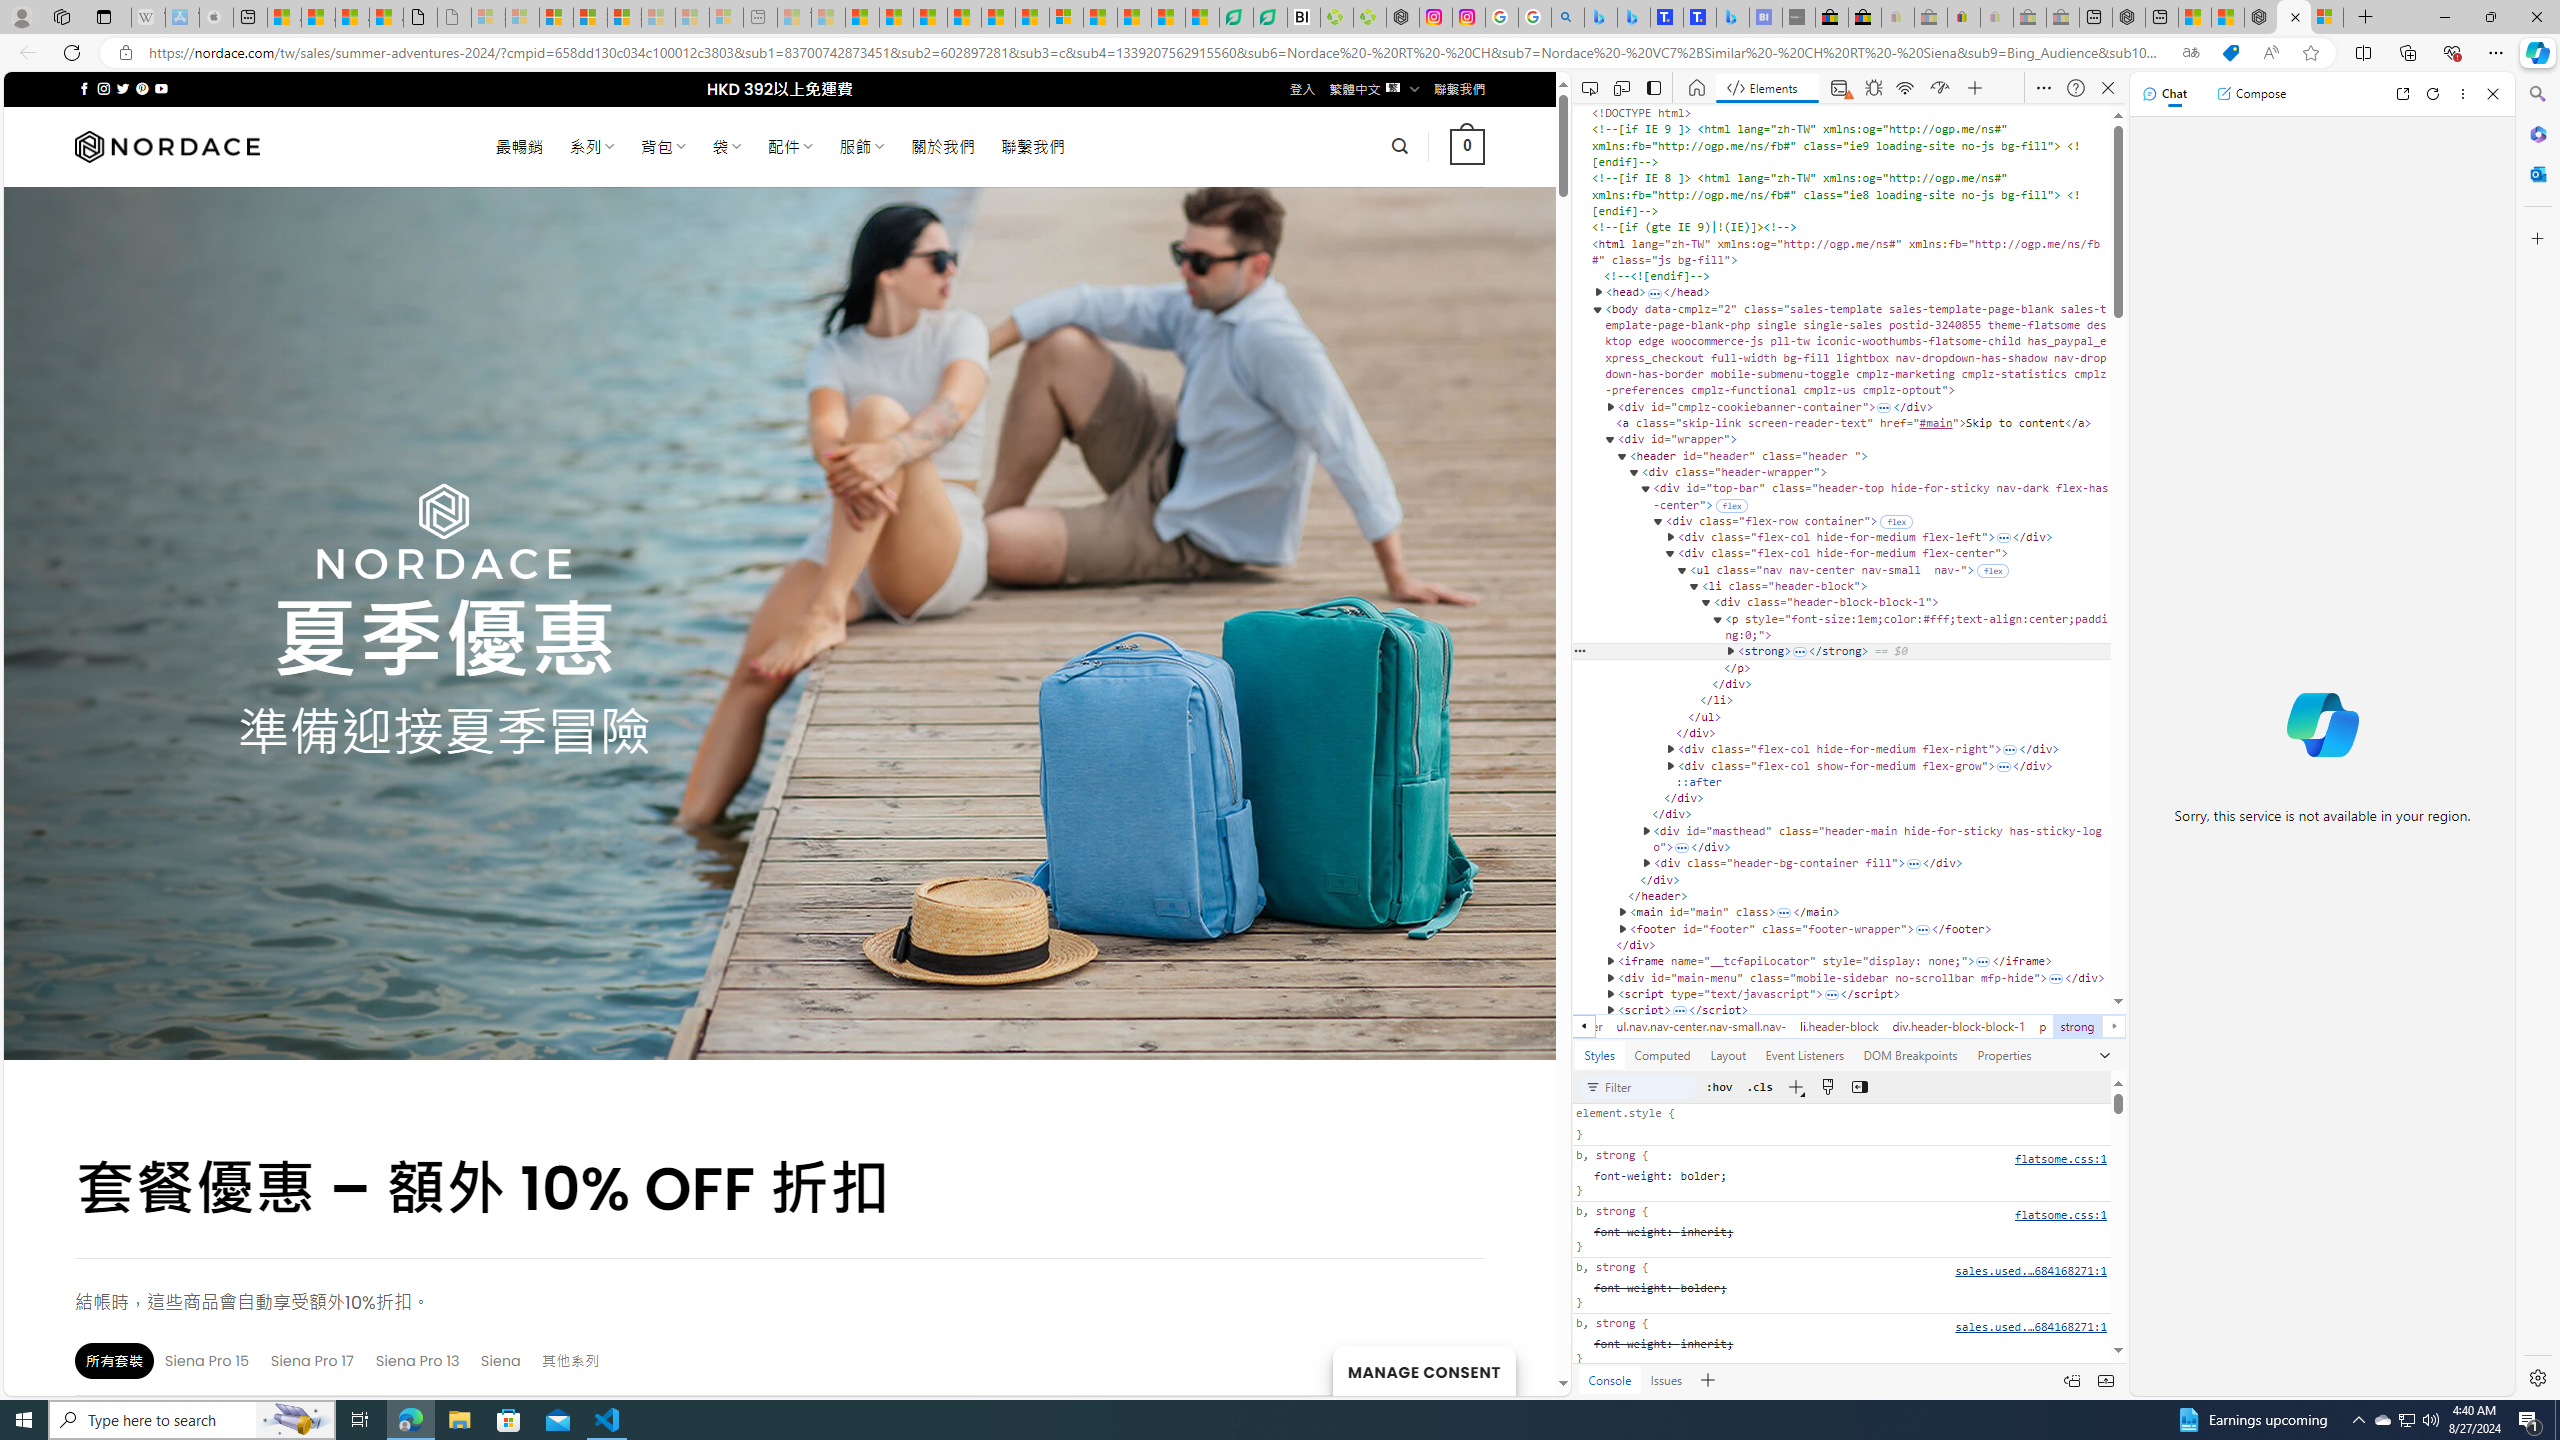  Describe the element at coordinates (1840, 1125) in the screenshot. I see `'element.style, css selector'` at that location.